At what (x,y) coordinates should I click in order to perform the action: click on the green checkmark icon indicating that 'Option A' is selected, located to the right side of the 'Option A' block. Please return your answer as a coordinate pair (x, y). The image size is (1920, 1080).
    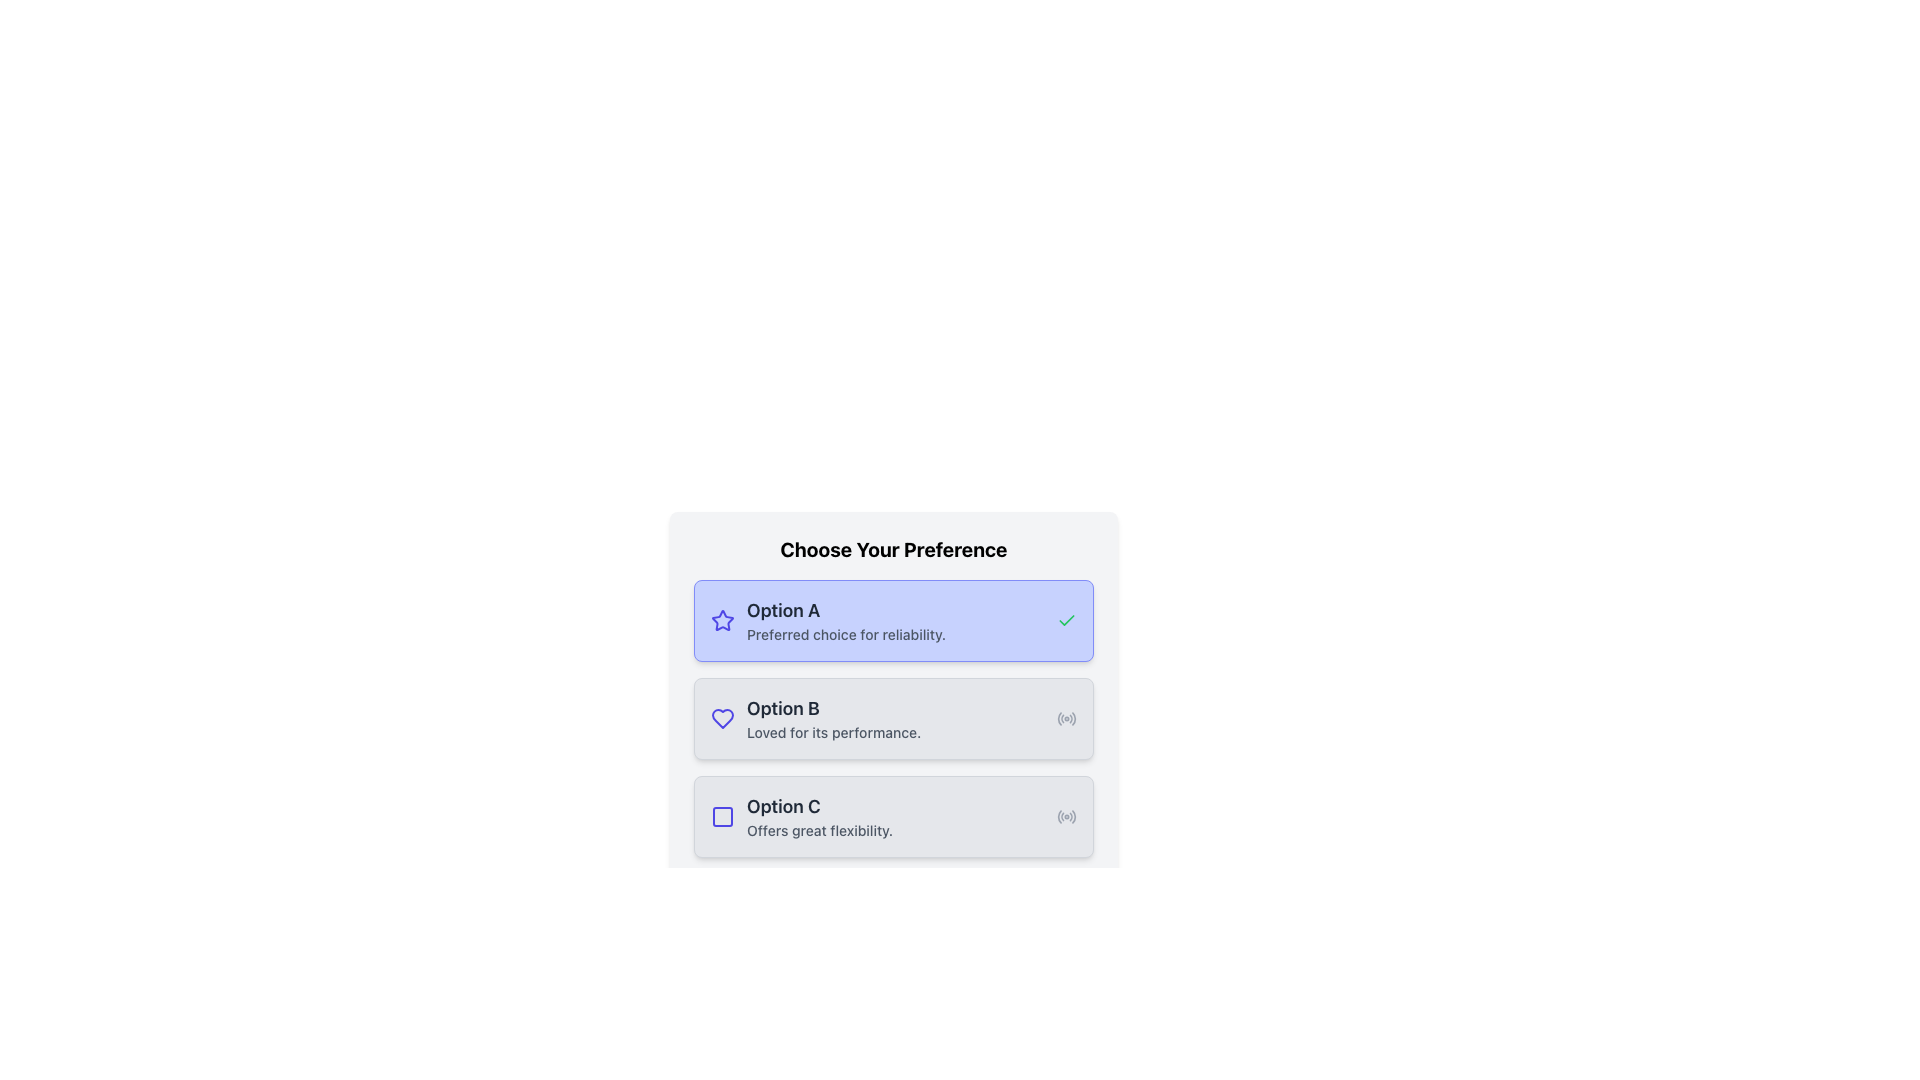
    Looking at the image, I should click on (1065, 620).